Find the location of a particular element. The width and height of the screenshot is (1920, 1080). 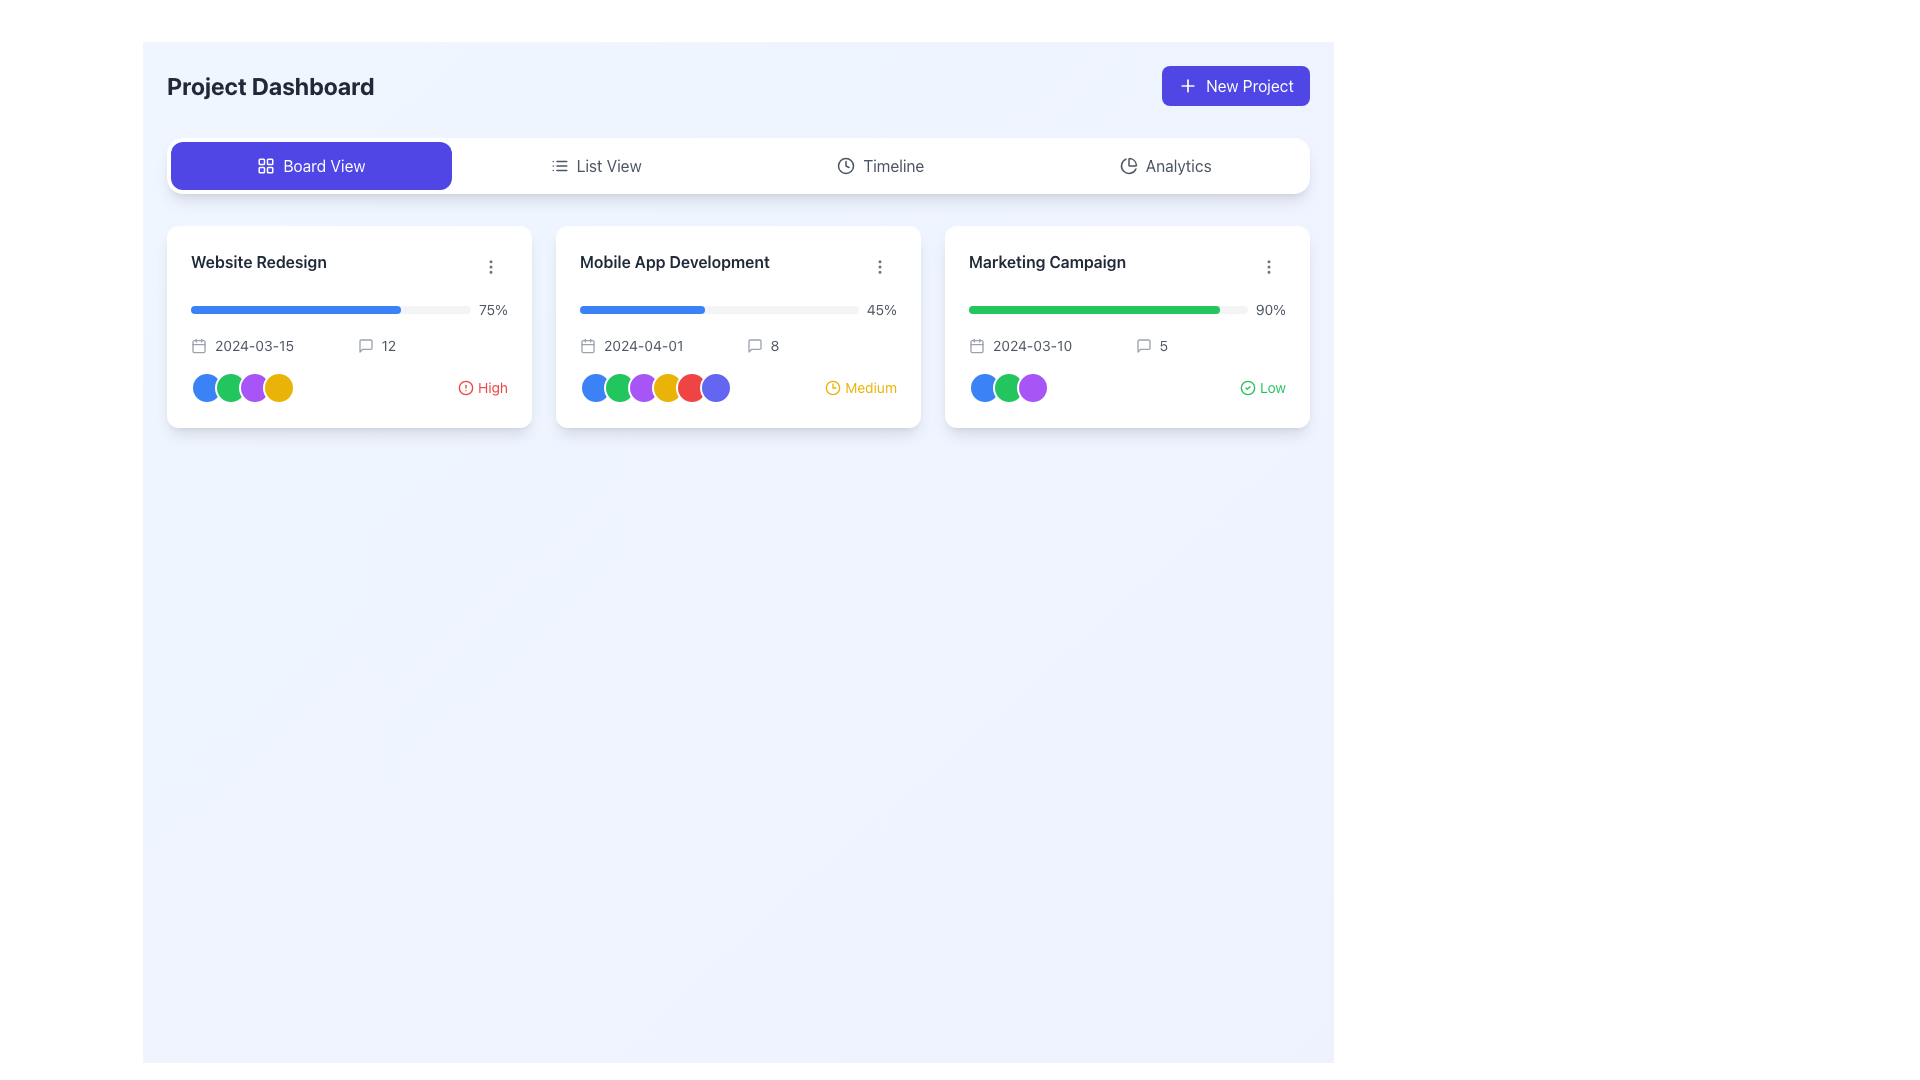

the text label reading 'High', which is styled in a small font size and colored red, located to the right of a circular alert icon within the bottom-right quadrant of the 'Website Redesign' card is located at coordinates (493, 388).